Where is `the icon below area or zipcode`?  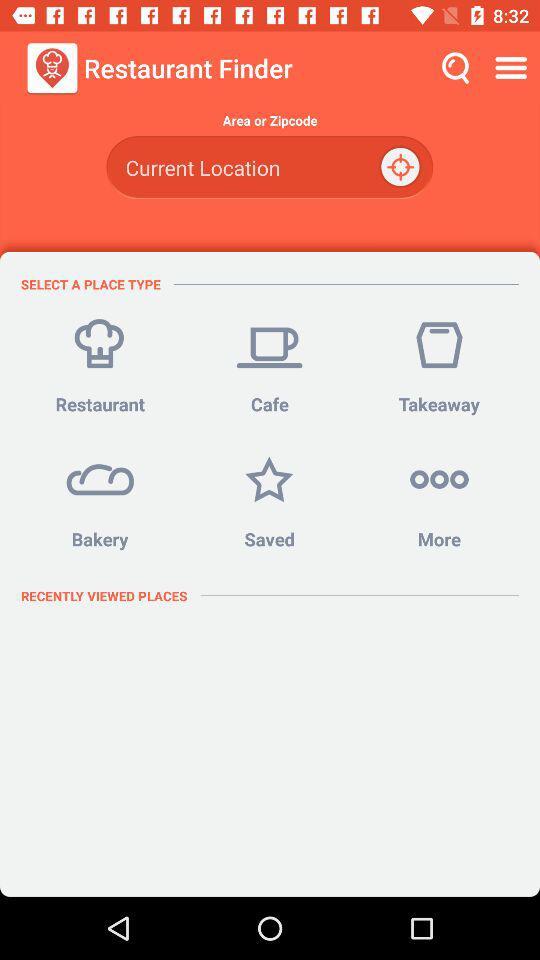 the icon below area or zipcode is located at coordinates (269, 166).